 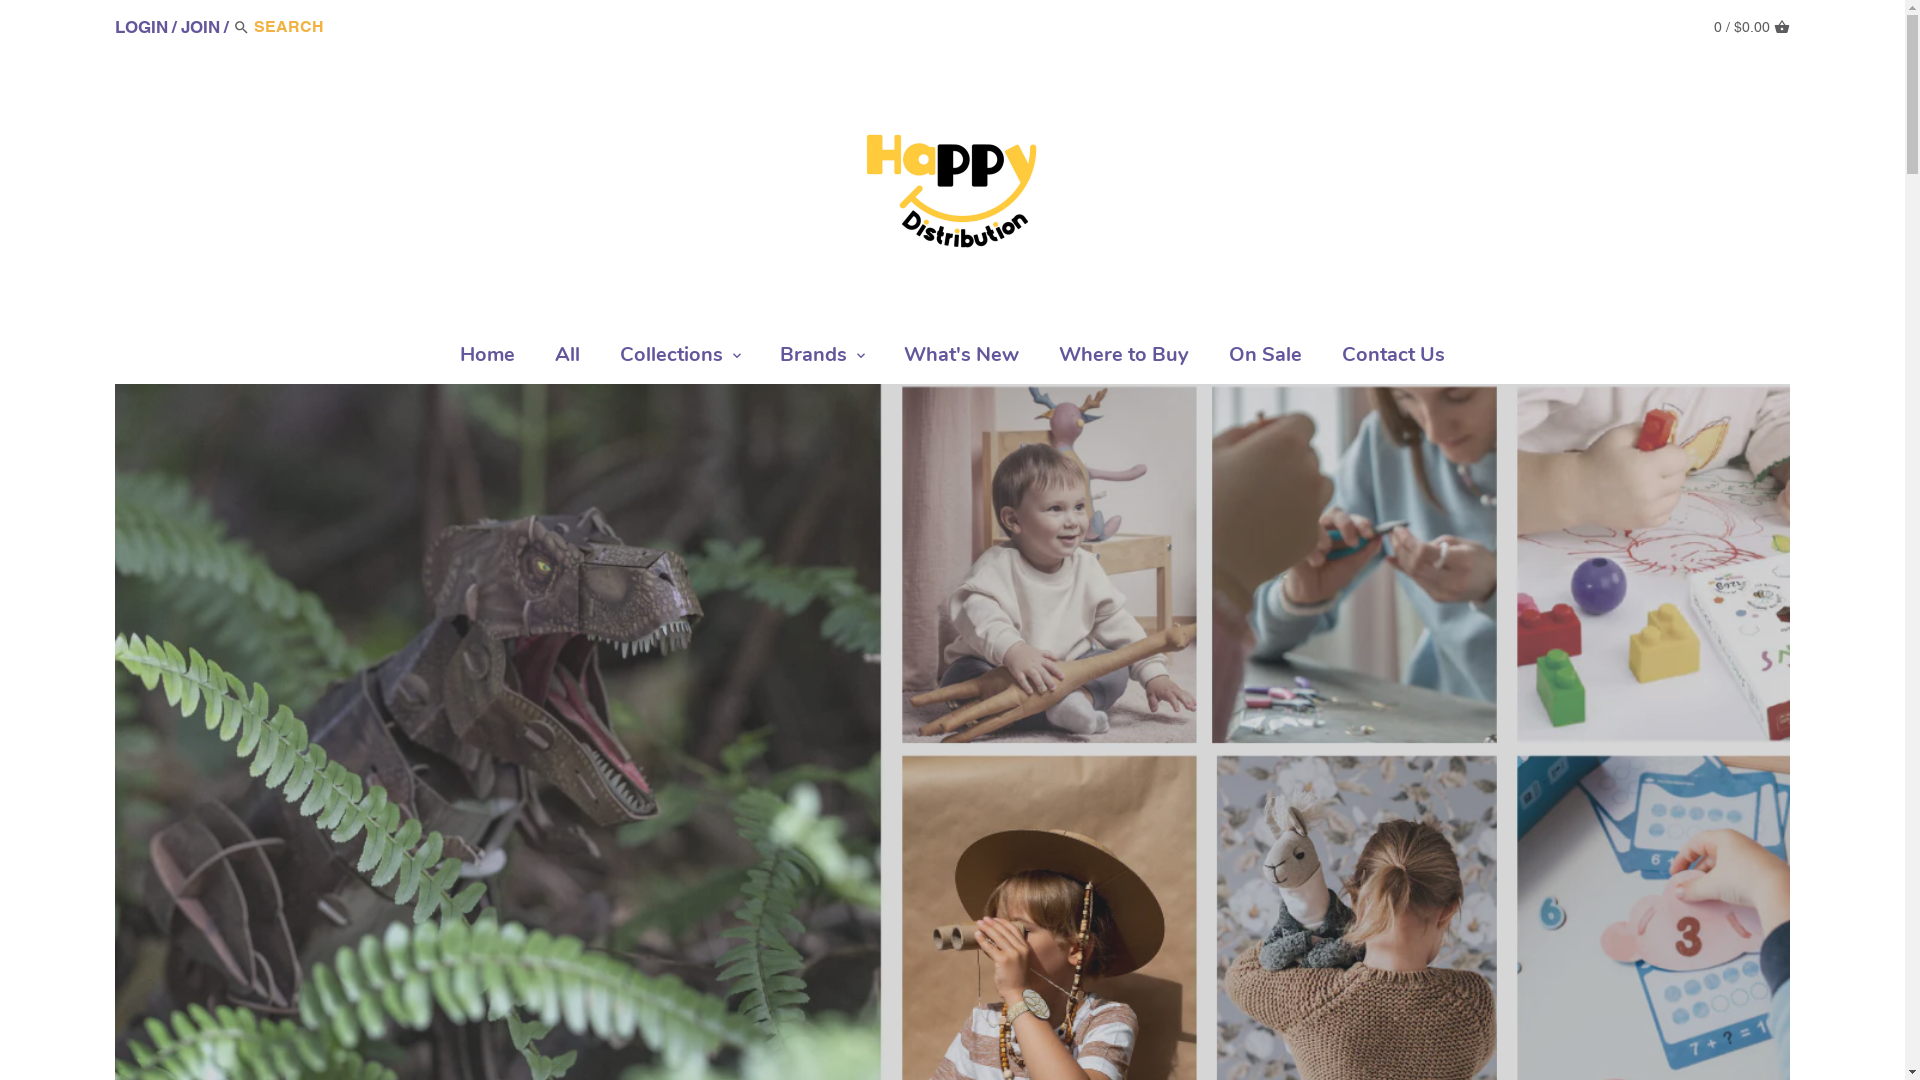 I want to click on 'Contact Us', so click(x=1392, y=357).